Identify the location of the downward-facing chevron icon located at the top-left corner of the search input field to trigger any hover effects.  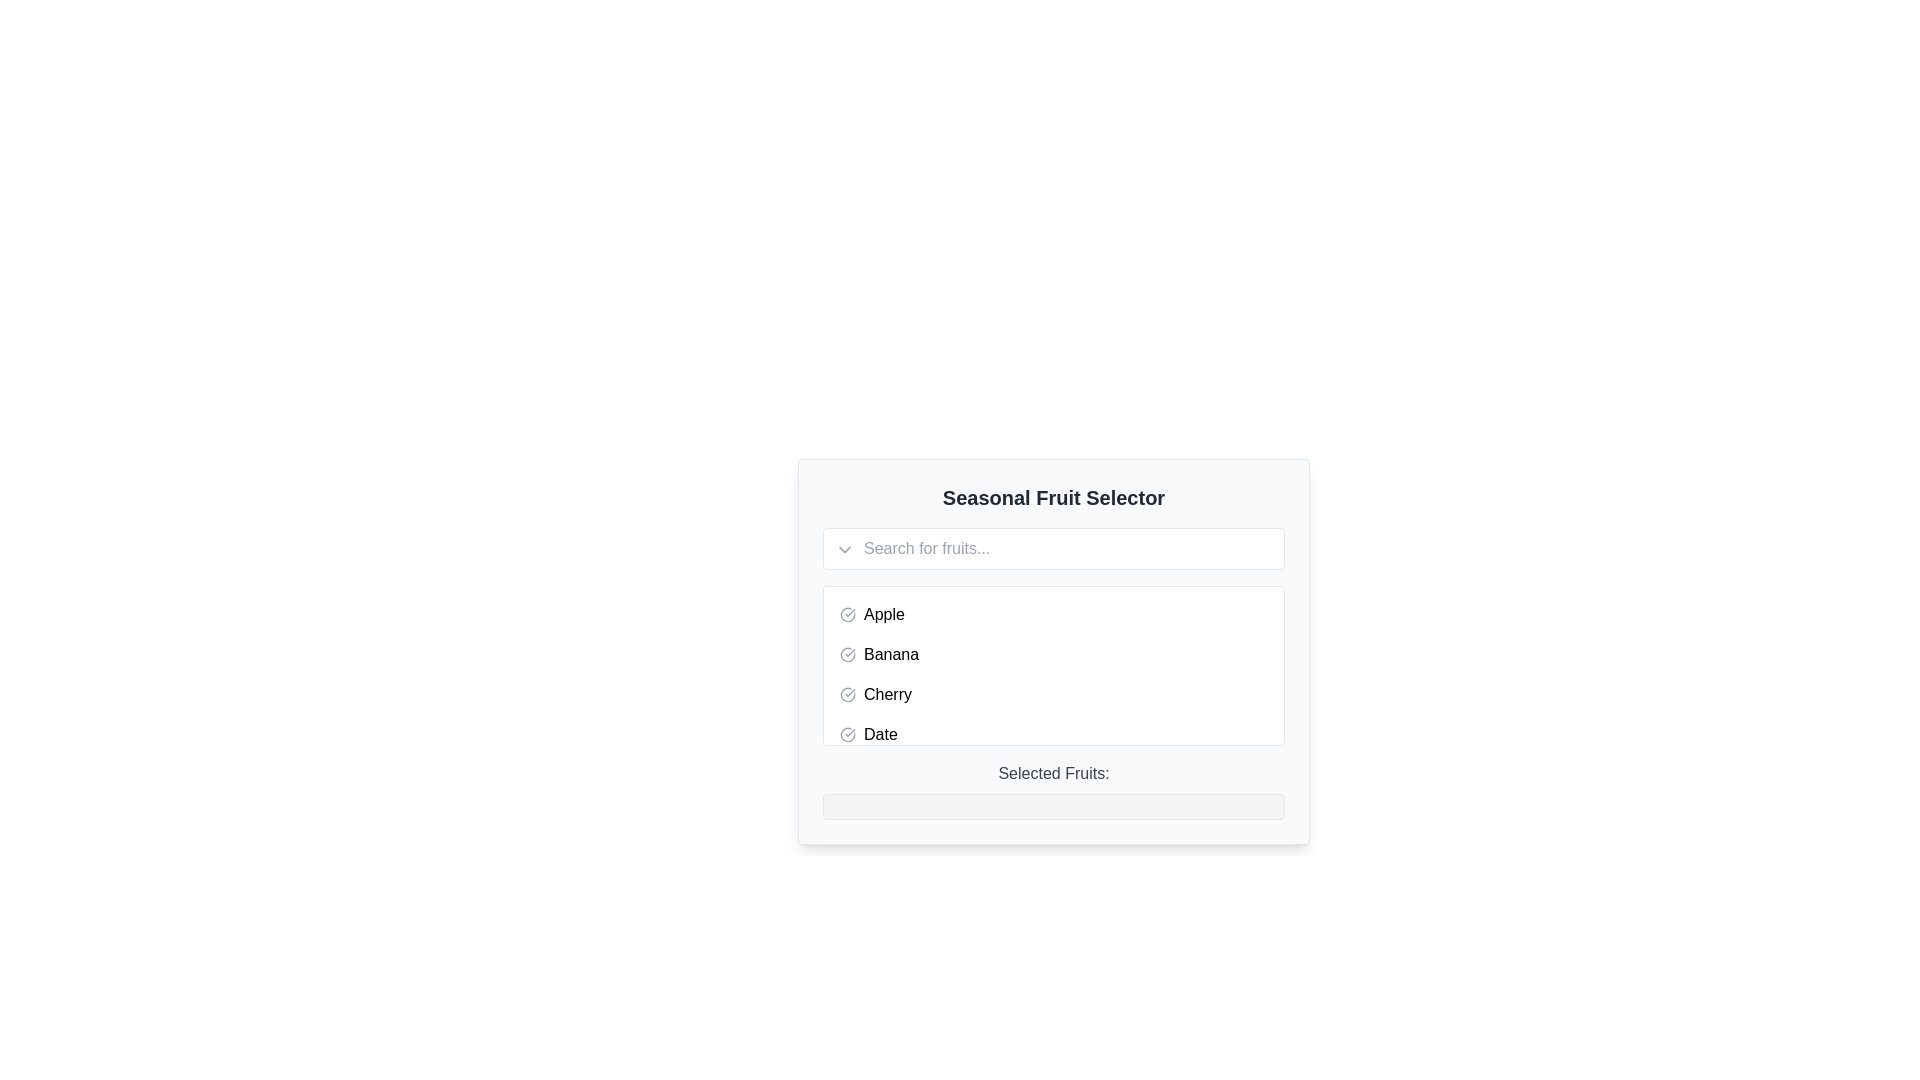
(844, 550).